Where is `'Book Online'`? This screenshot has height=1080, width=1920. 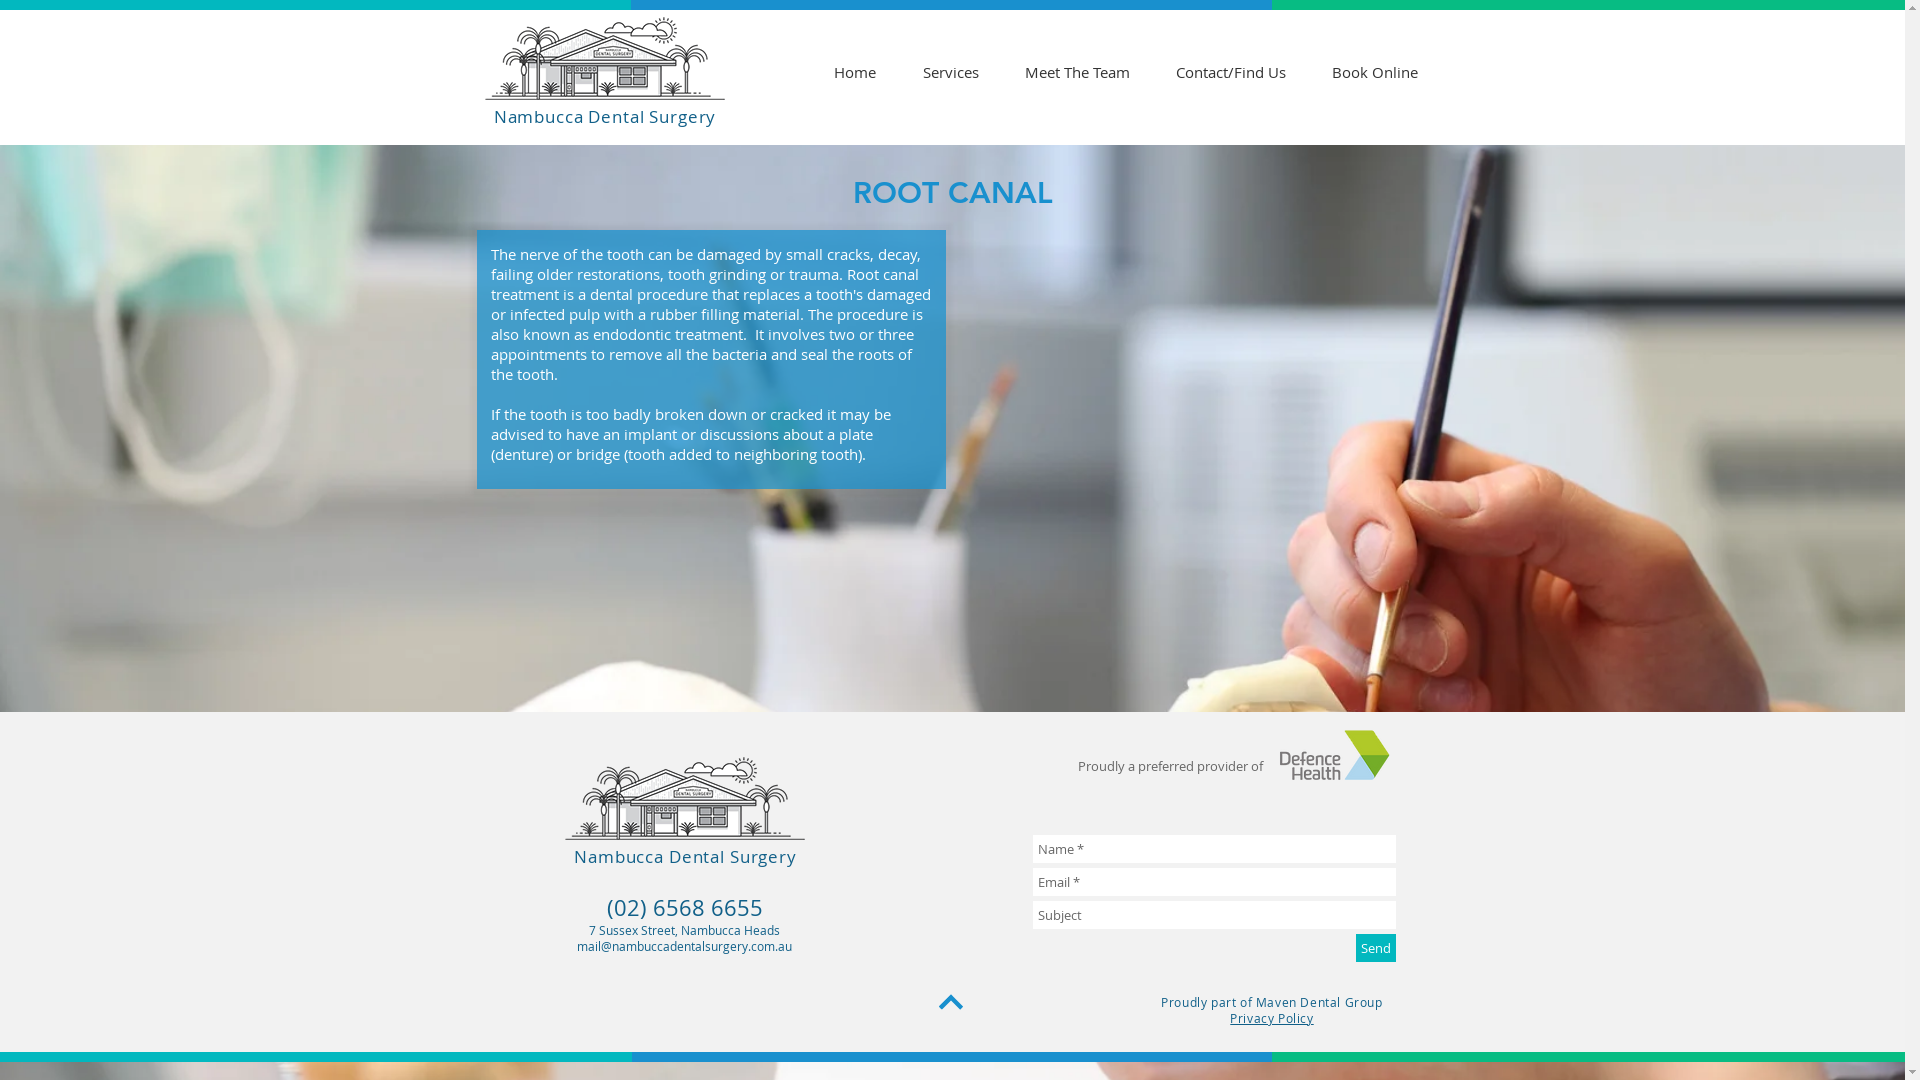
'Book Online' is located at coordinates (1372, 71).